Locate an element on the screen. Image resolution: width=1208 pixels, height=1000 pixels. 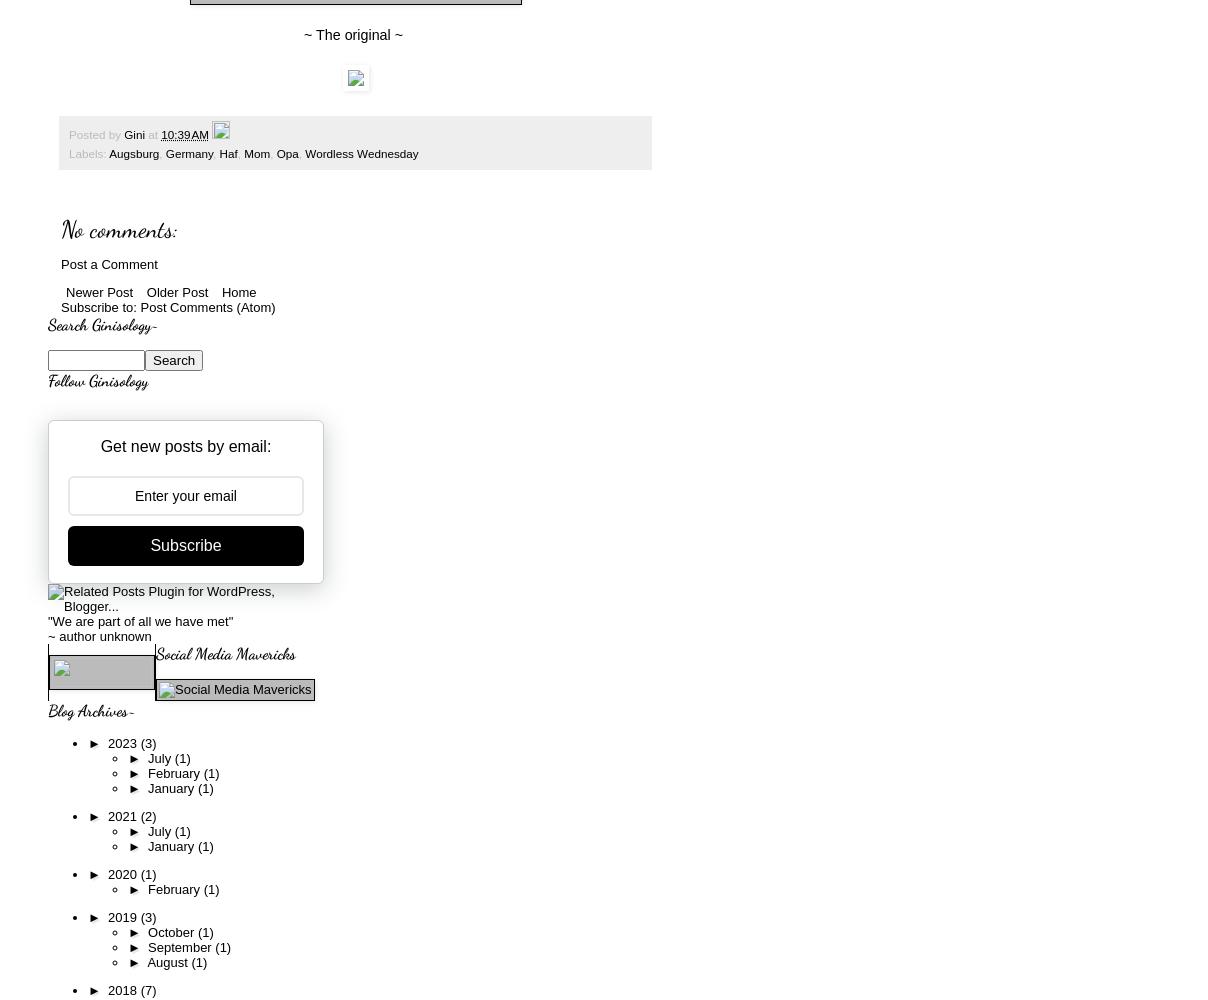
'August' is located at coordinates (168, 960).